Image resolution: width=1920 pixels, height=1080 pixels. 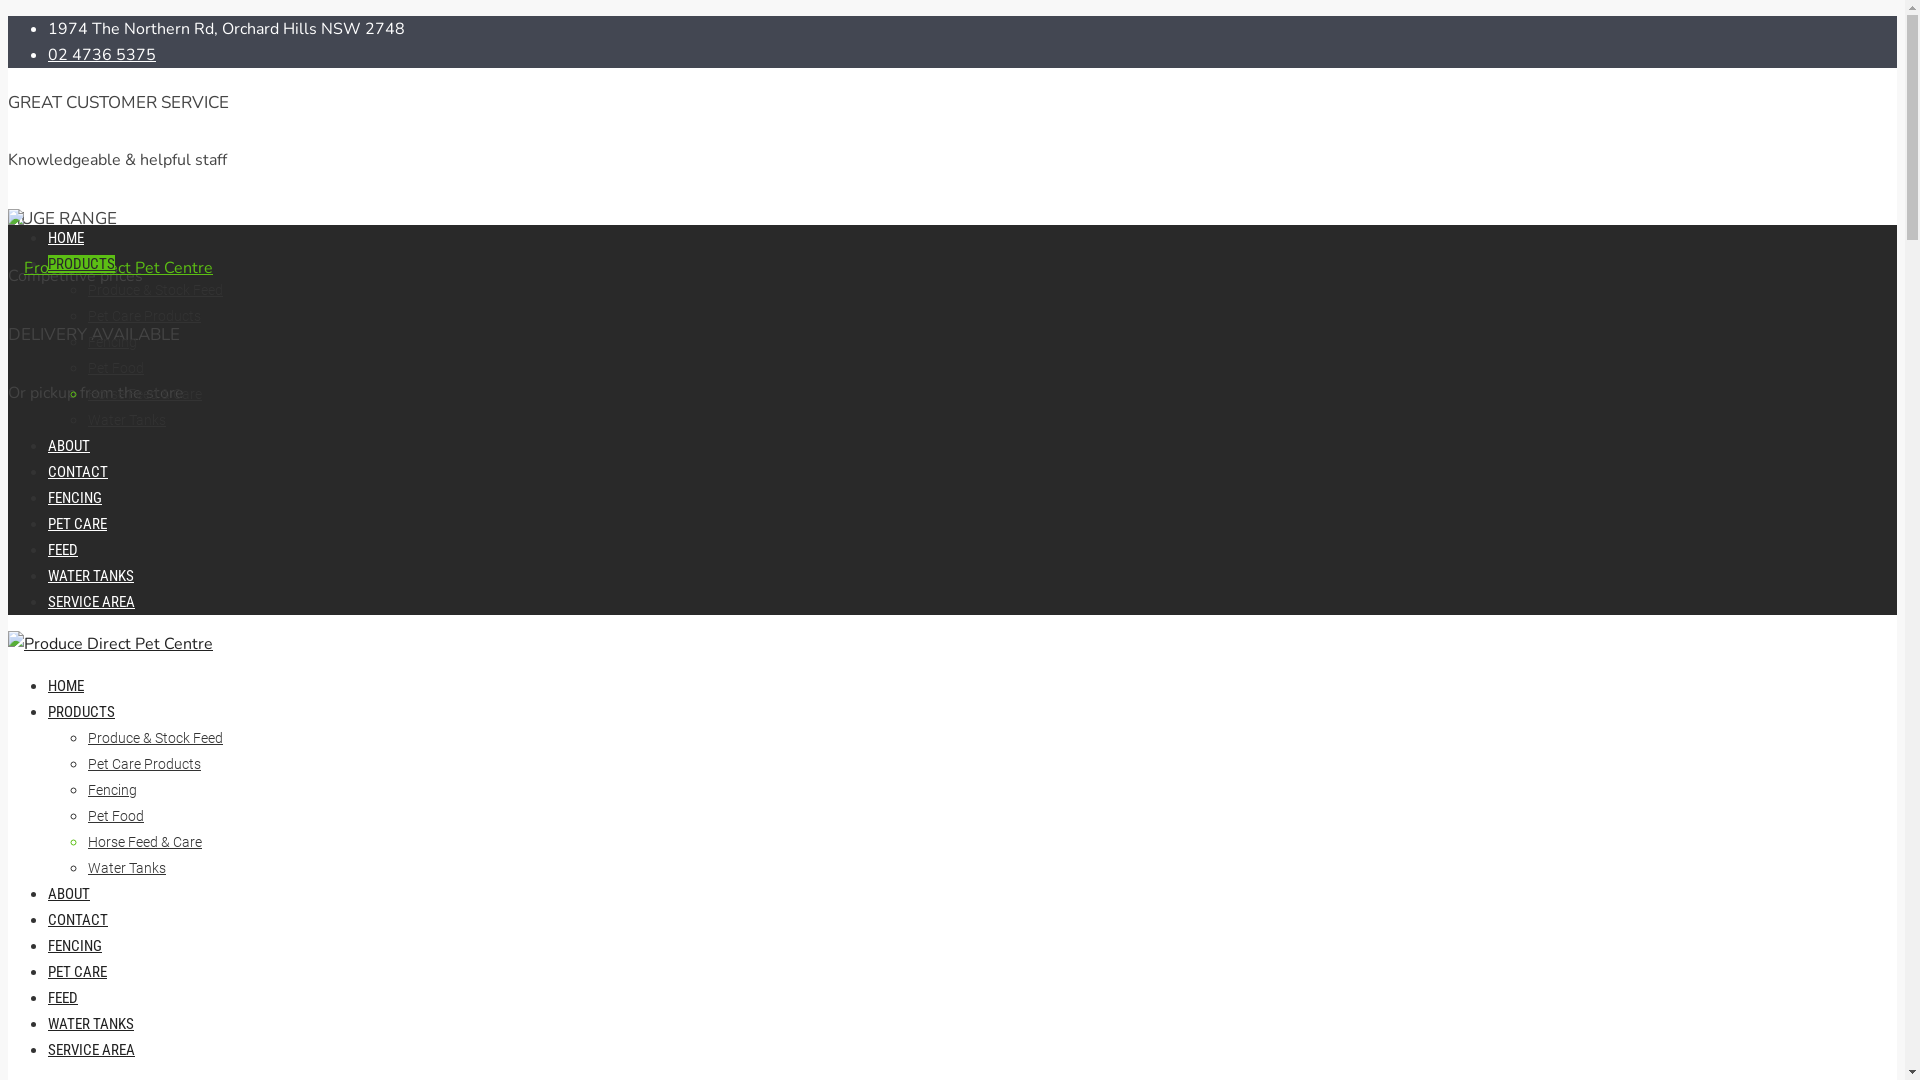 I want to click on 'Produce & Stock Feed', so click(x=154, y=289).